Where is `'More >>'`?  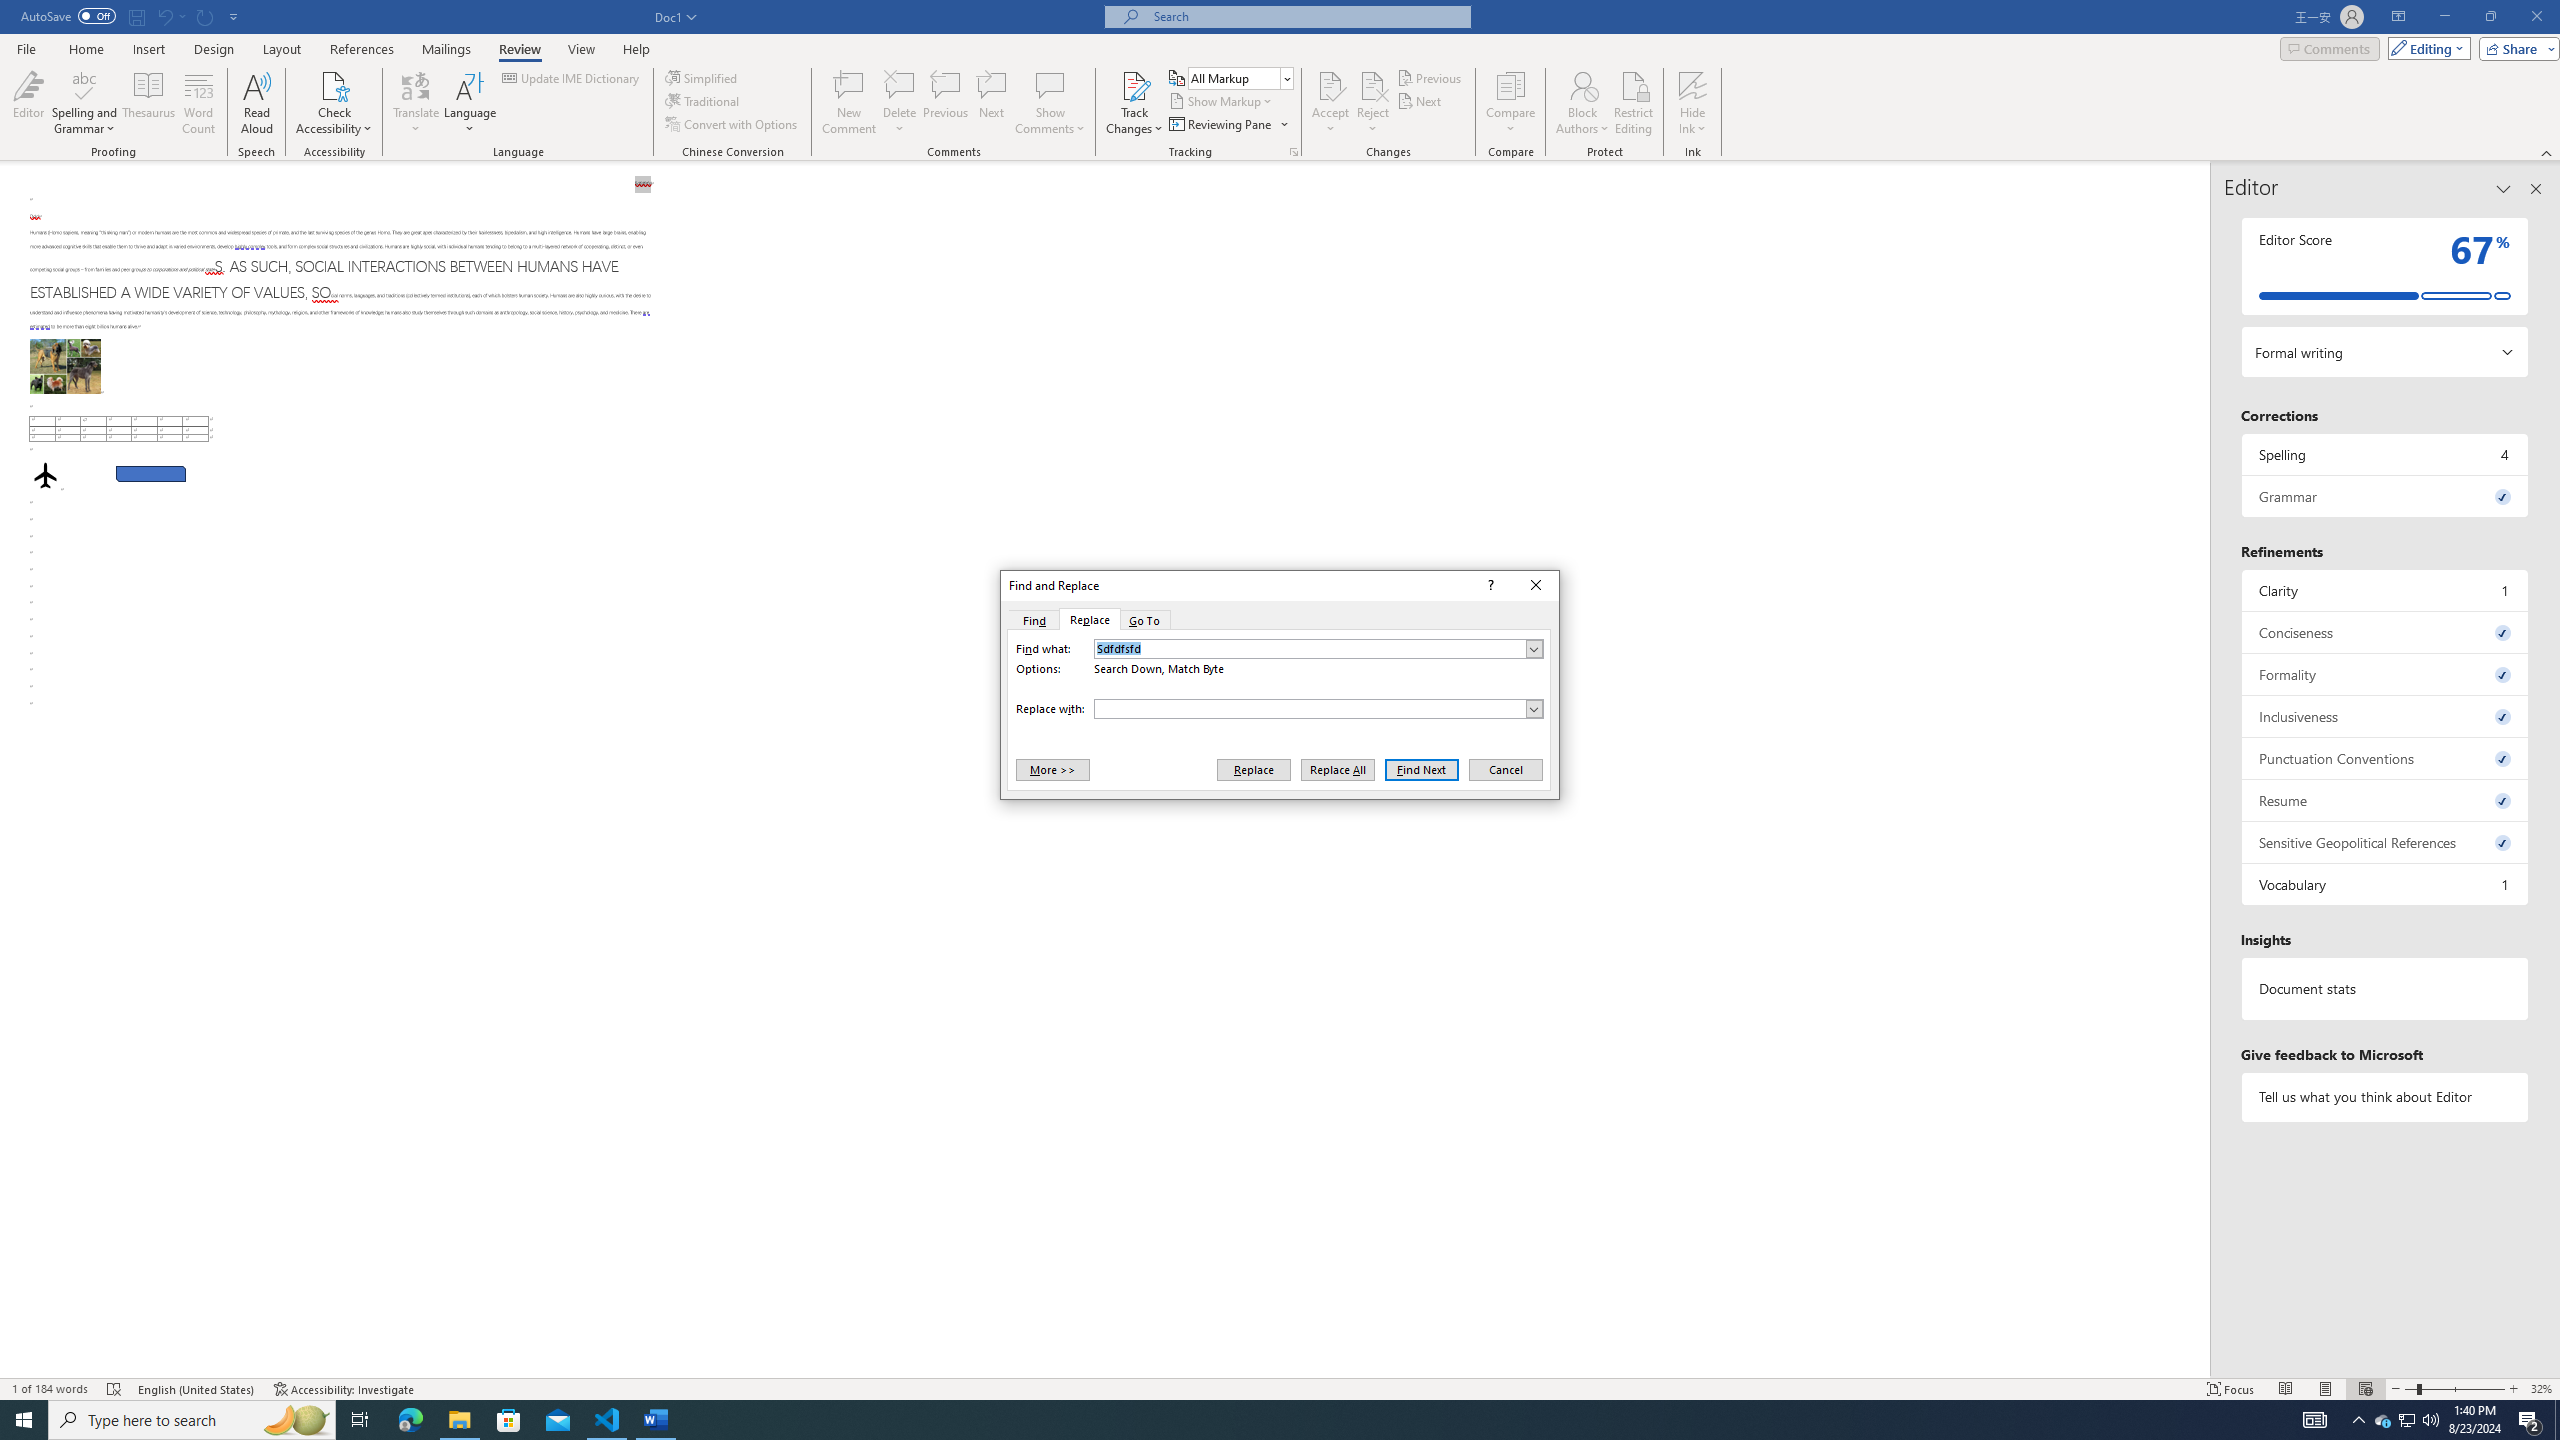
'More >>' is located at coordinates (1051, 769).